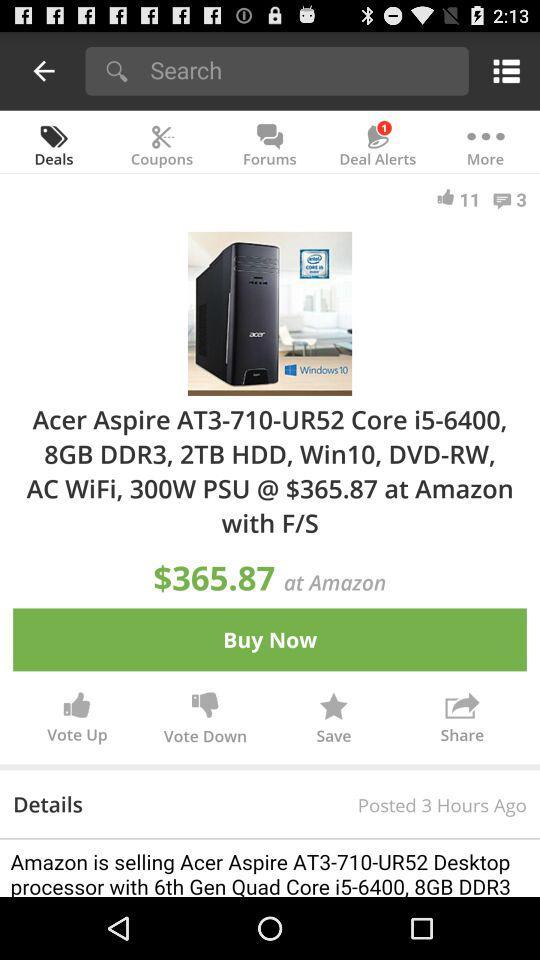 The height and width of the screenshot is (960, 540). I want to click on subject details, so click(270, 867).